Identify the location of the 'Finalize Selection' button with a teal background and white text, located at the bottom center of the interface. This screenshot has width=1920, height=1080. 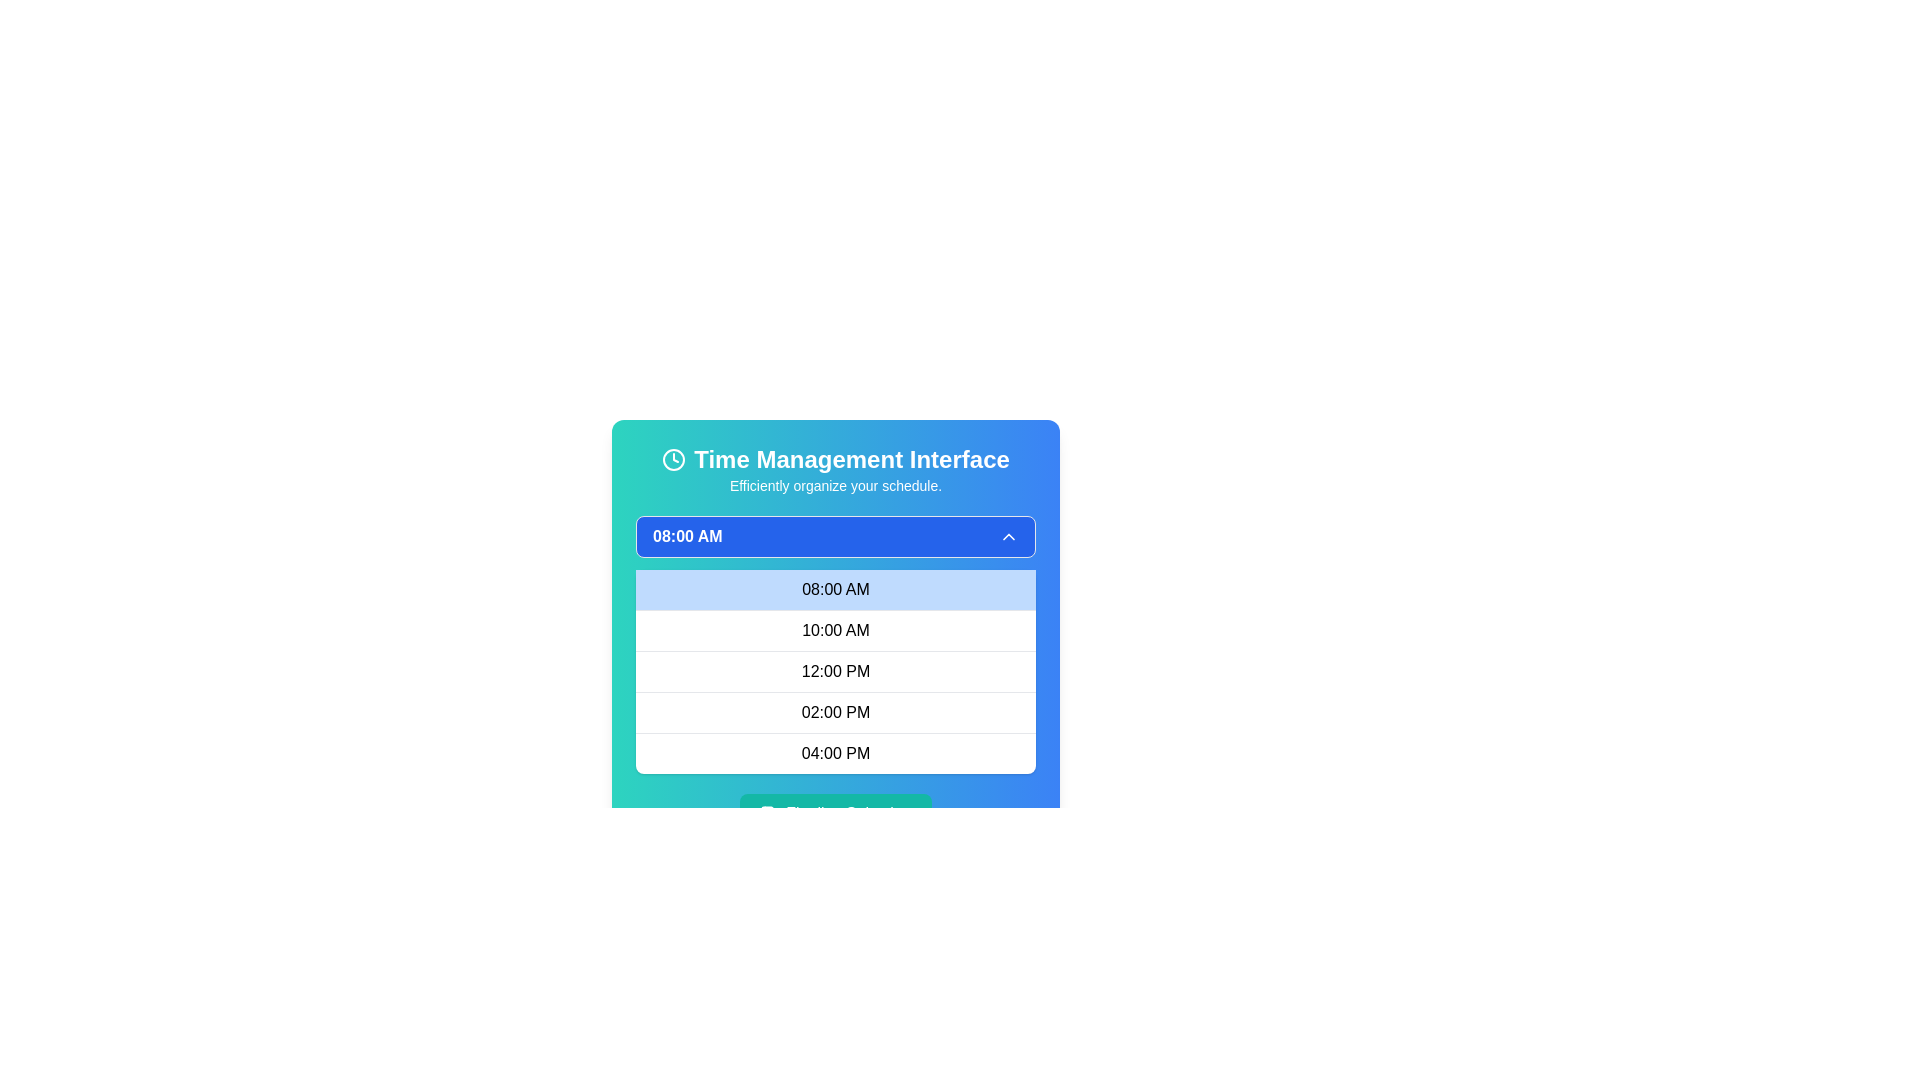
(835, 813).